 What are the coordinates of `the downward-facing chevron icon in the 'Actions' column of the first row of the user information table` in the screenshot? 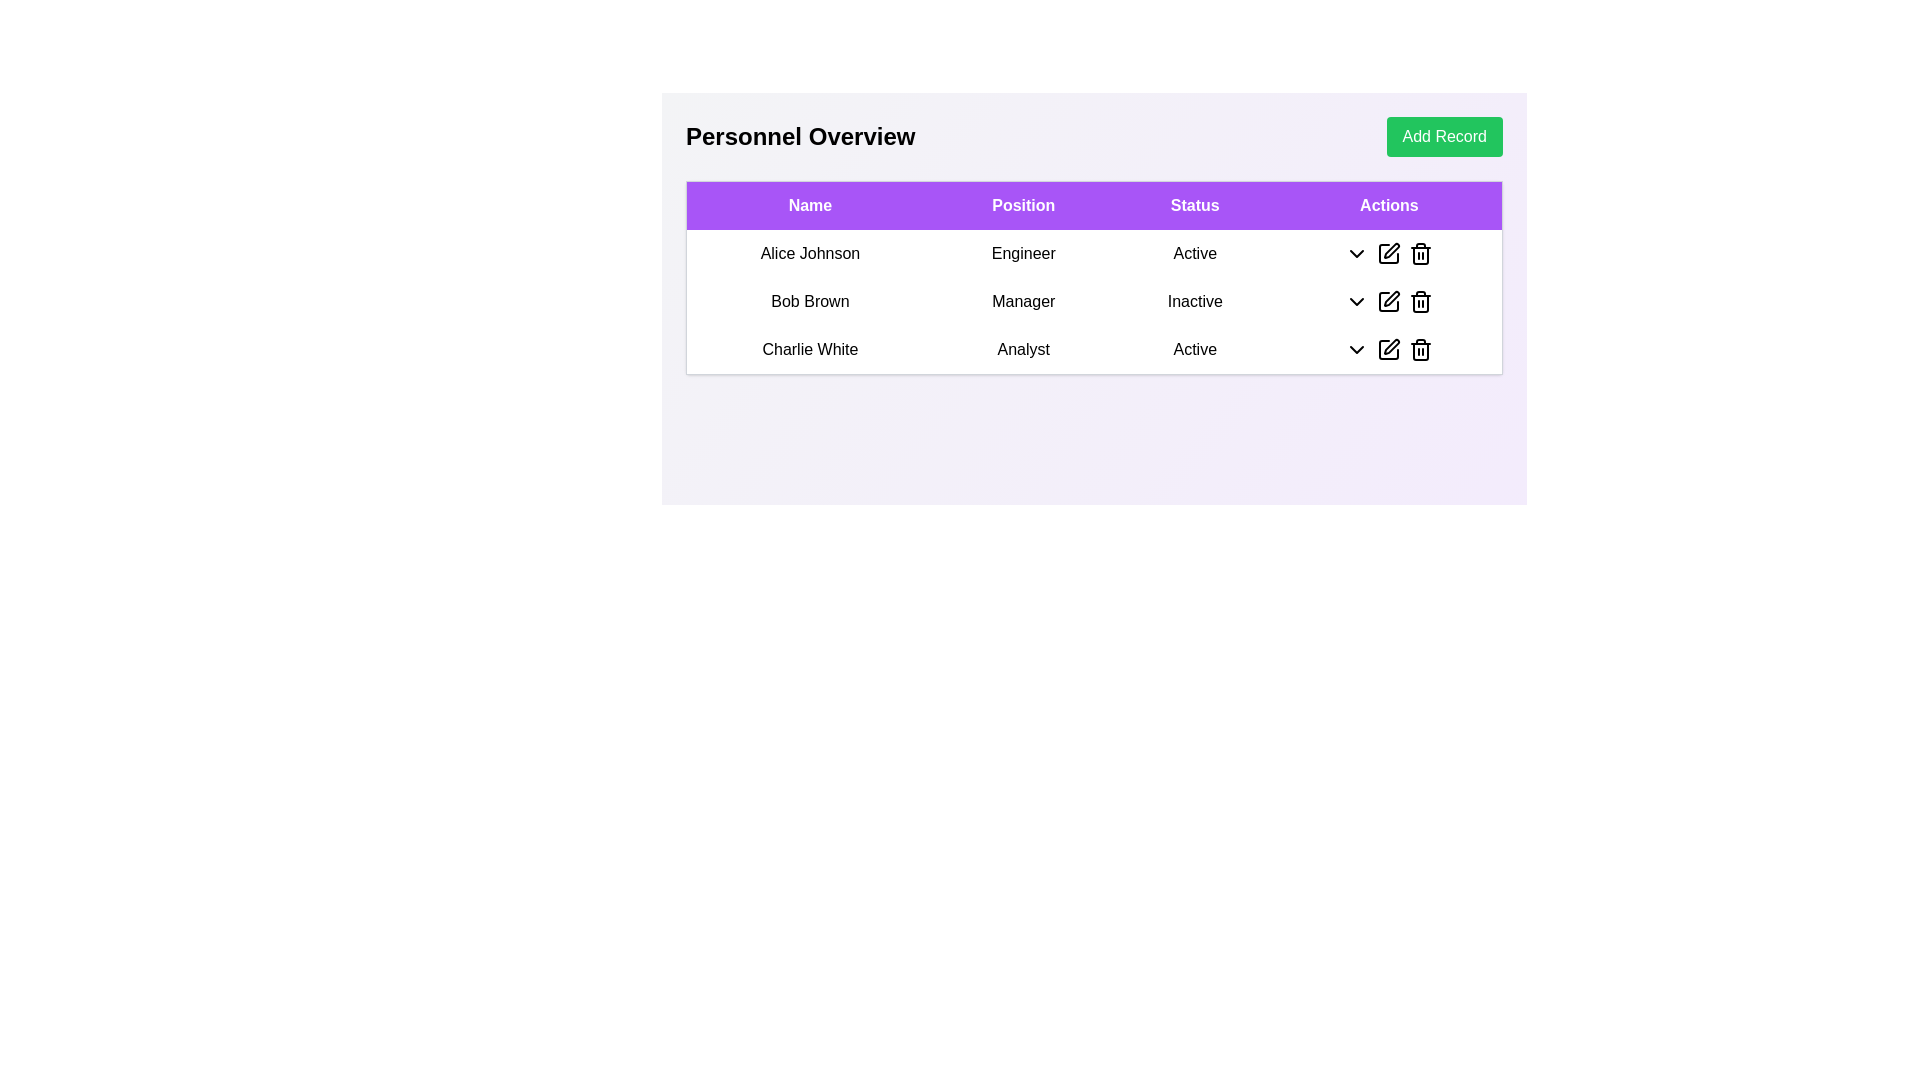 It's located at (1357, 253).